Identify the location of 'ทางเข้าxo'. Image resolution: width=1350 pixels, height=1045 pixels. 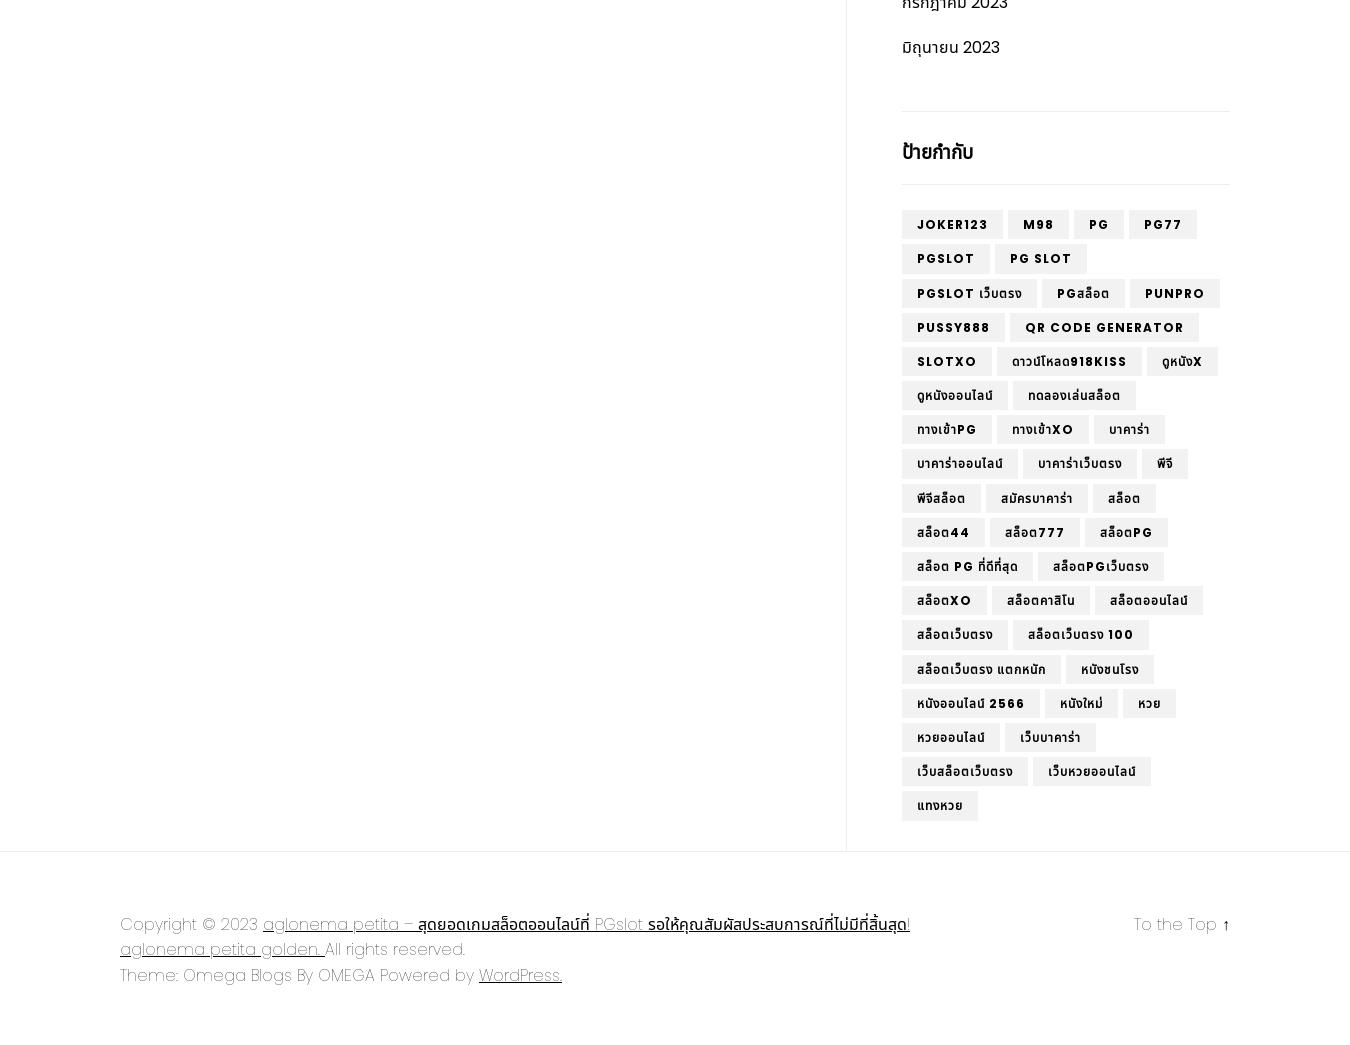
(1043, 429).